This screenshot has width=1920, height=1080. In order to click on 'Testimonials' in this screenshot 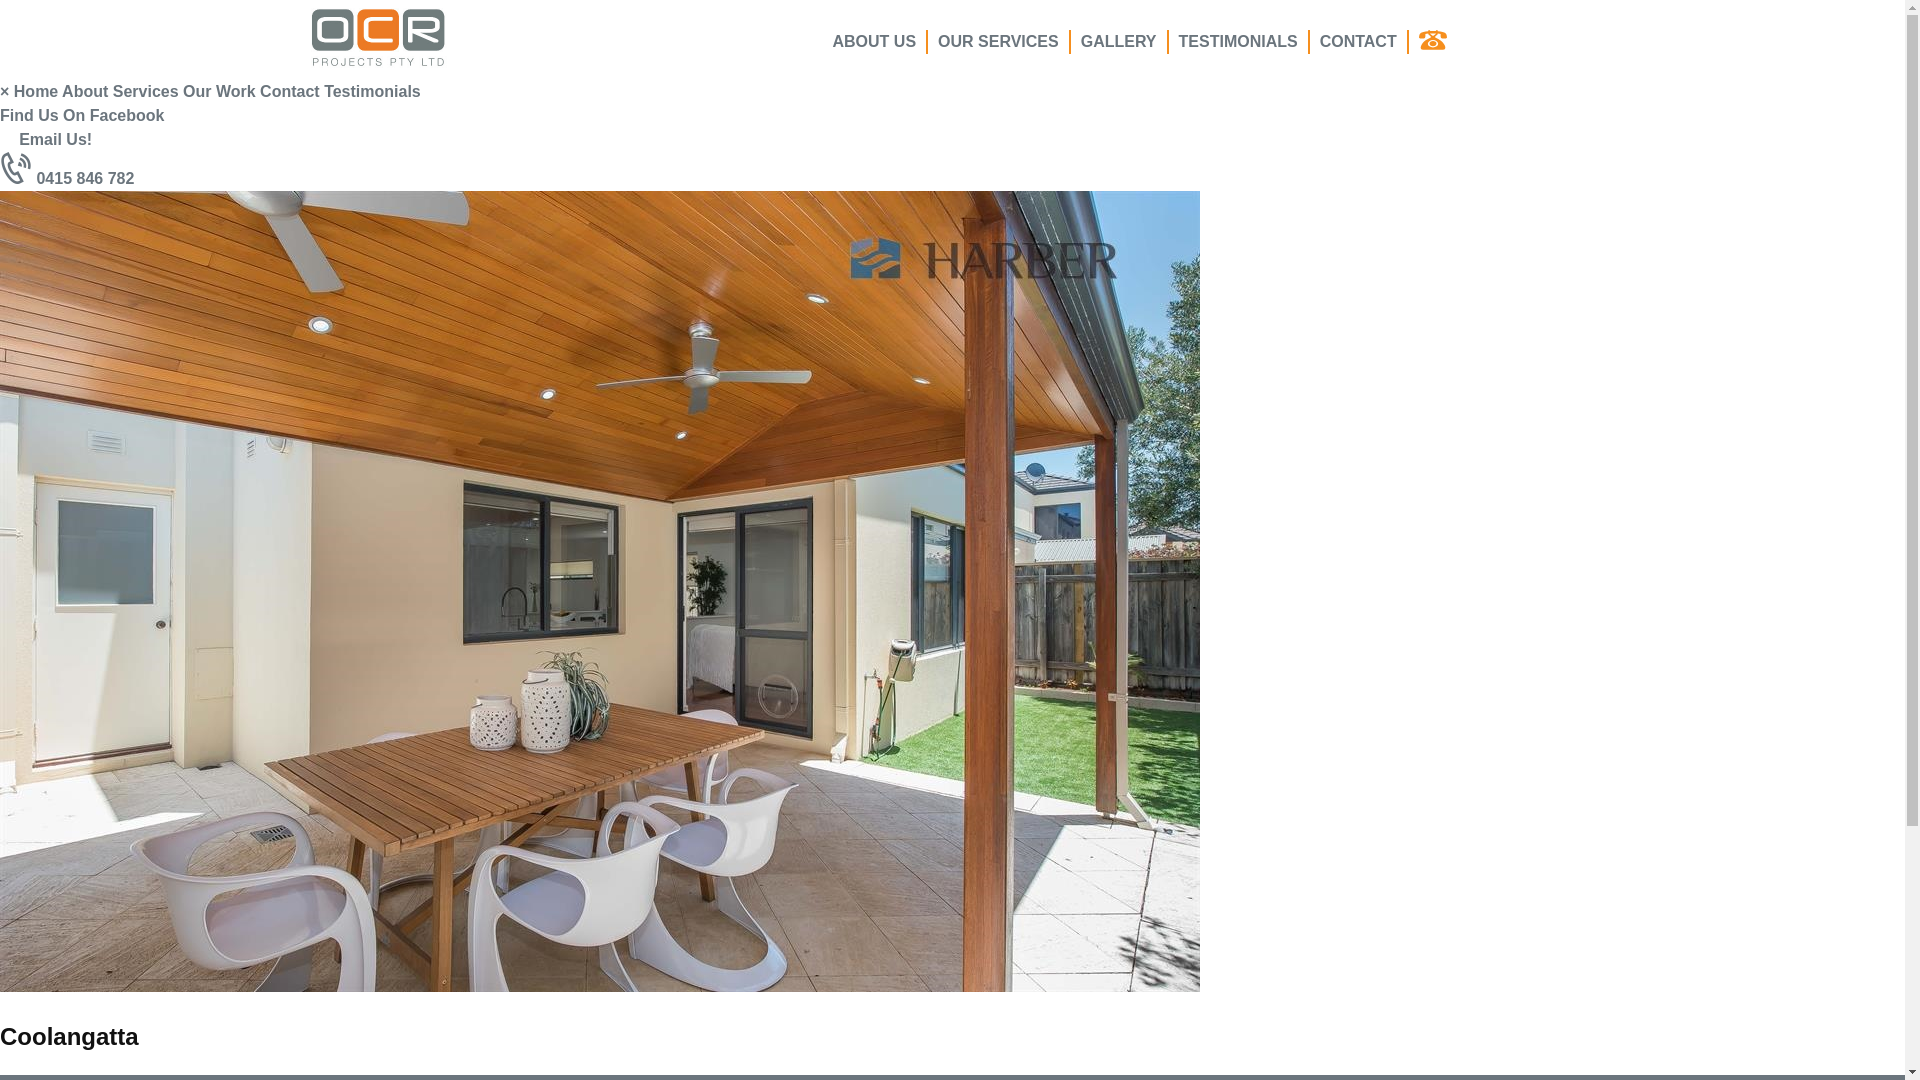, I will do `click(324, 91)`.